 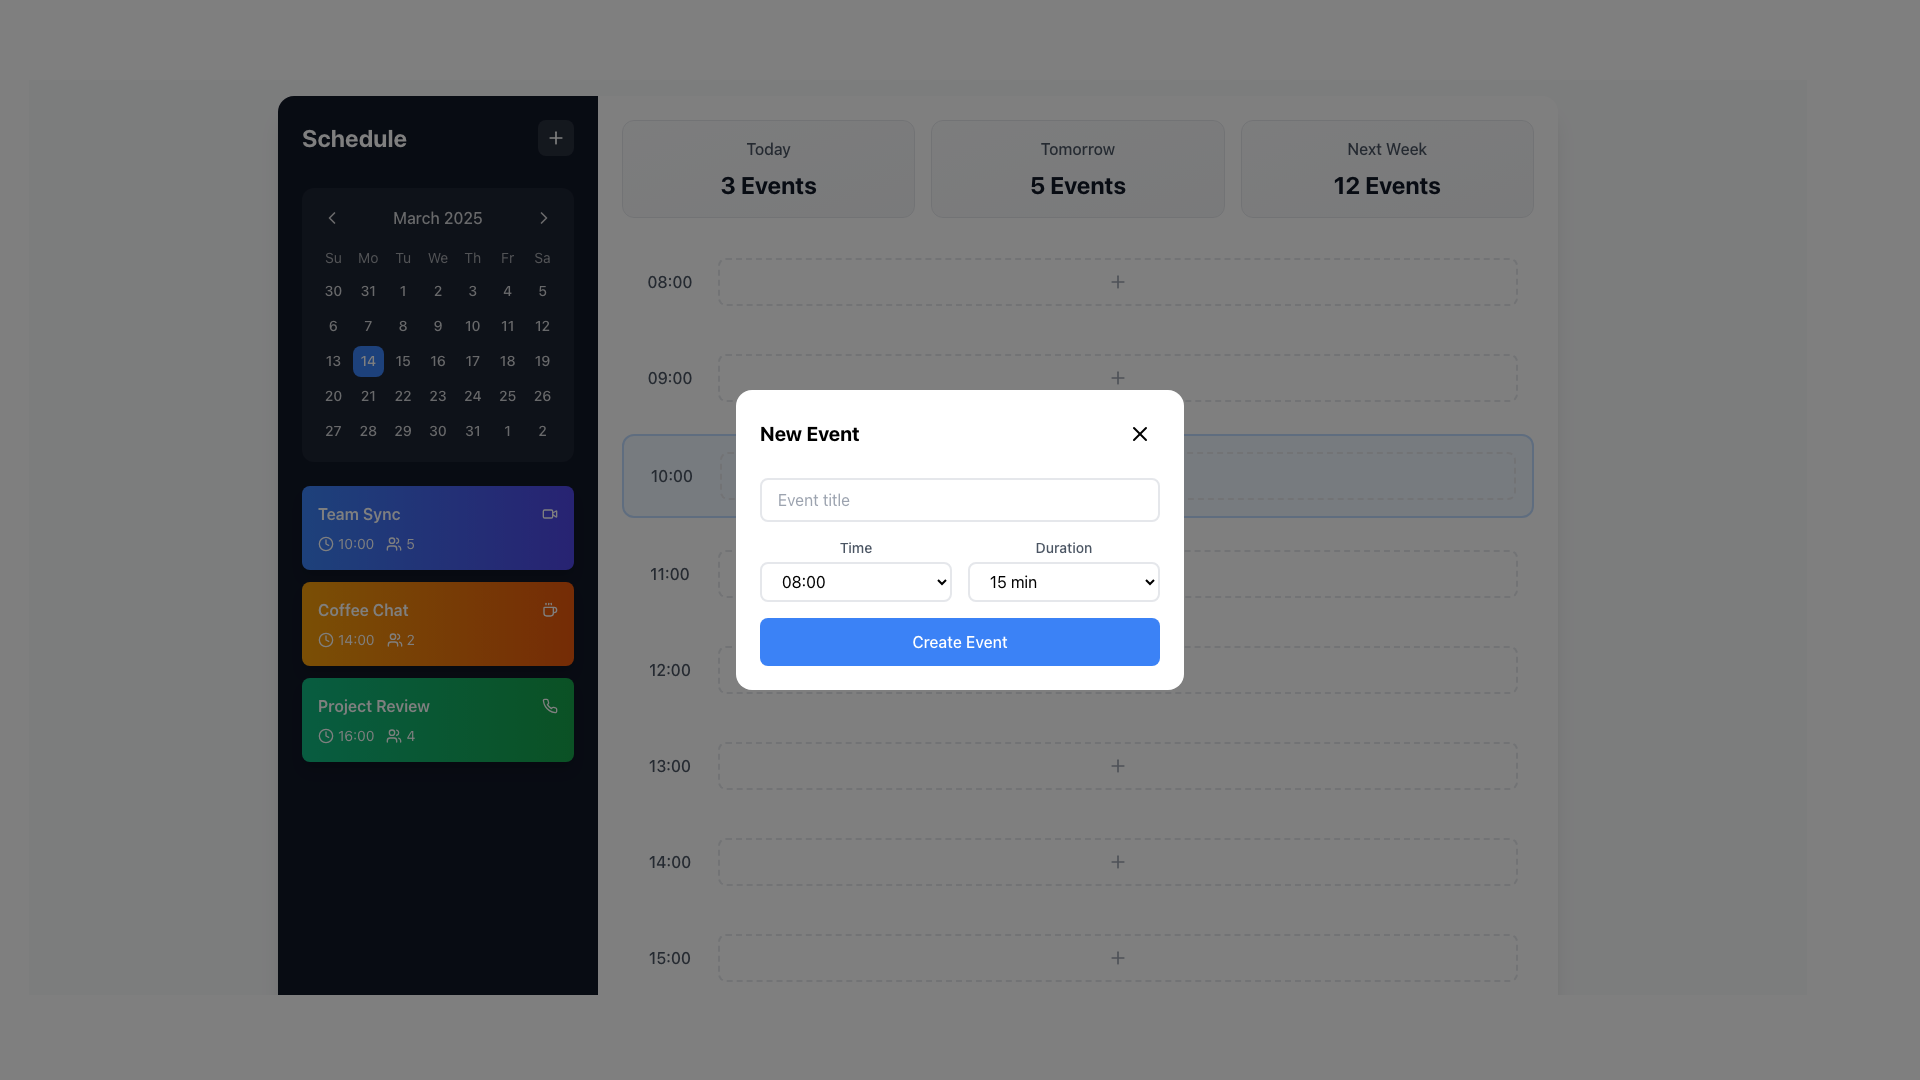 I want to click on the selectable date button for March 25, 2025, in the calendar UI, so click(x=507, y=396).